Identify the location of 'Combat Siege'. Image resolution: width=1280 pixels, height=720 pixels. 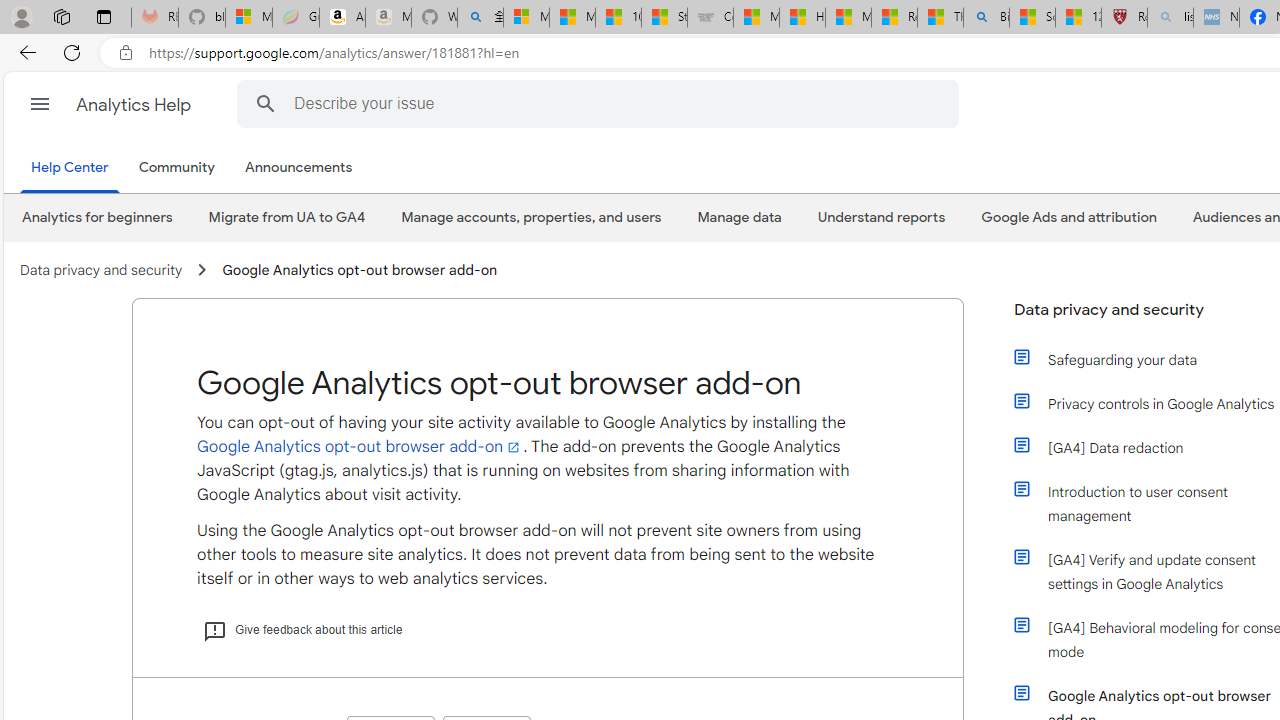
(710, 17).